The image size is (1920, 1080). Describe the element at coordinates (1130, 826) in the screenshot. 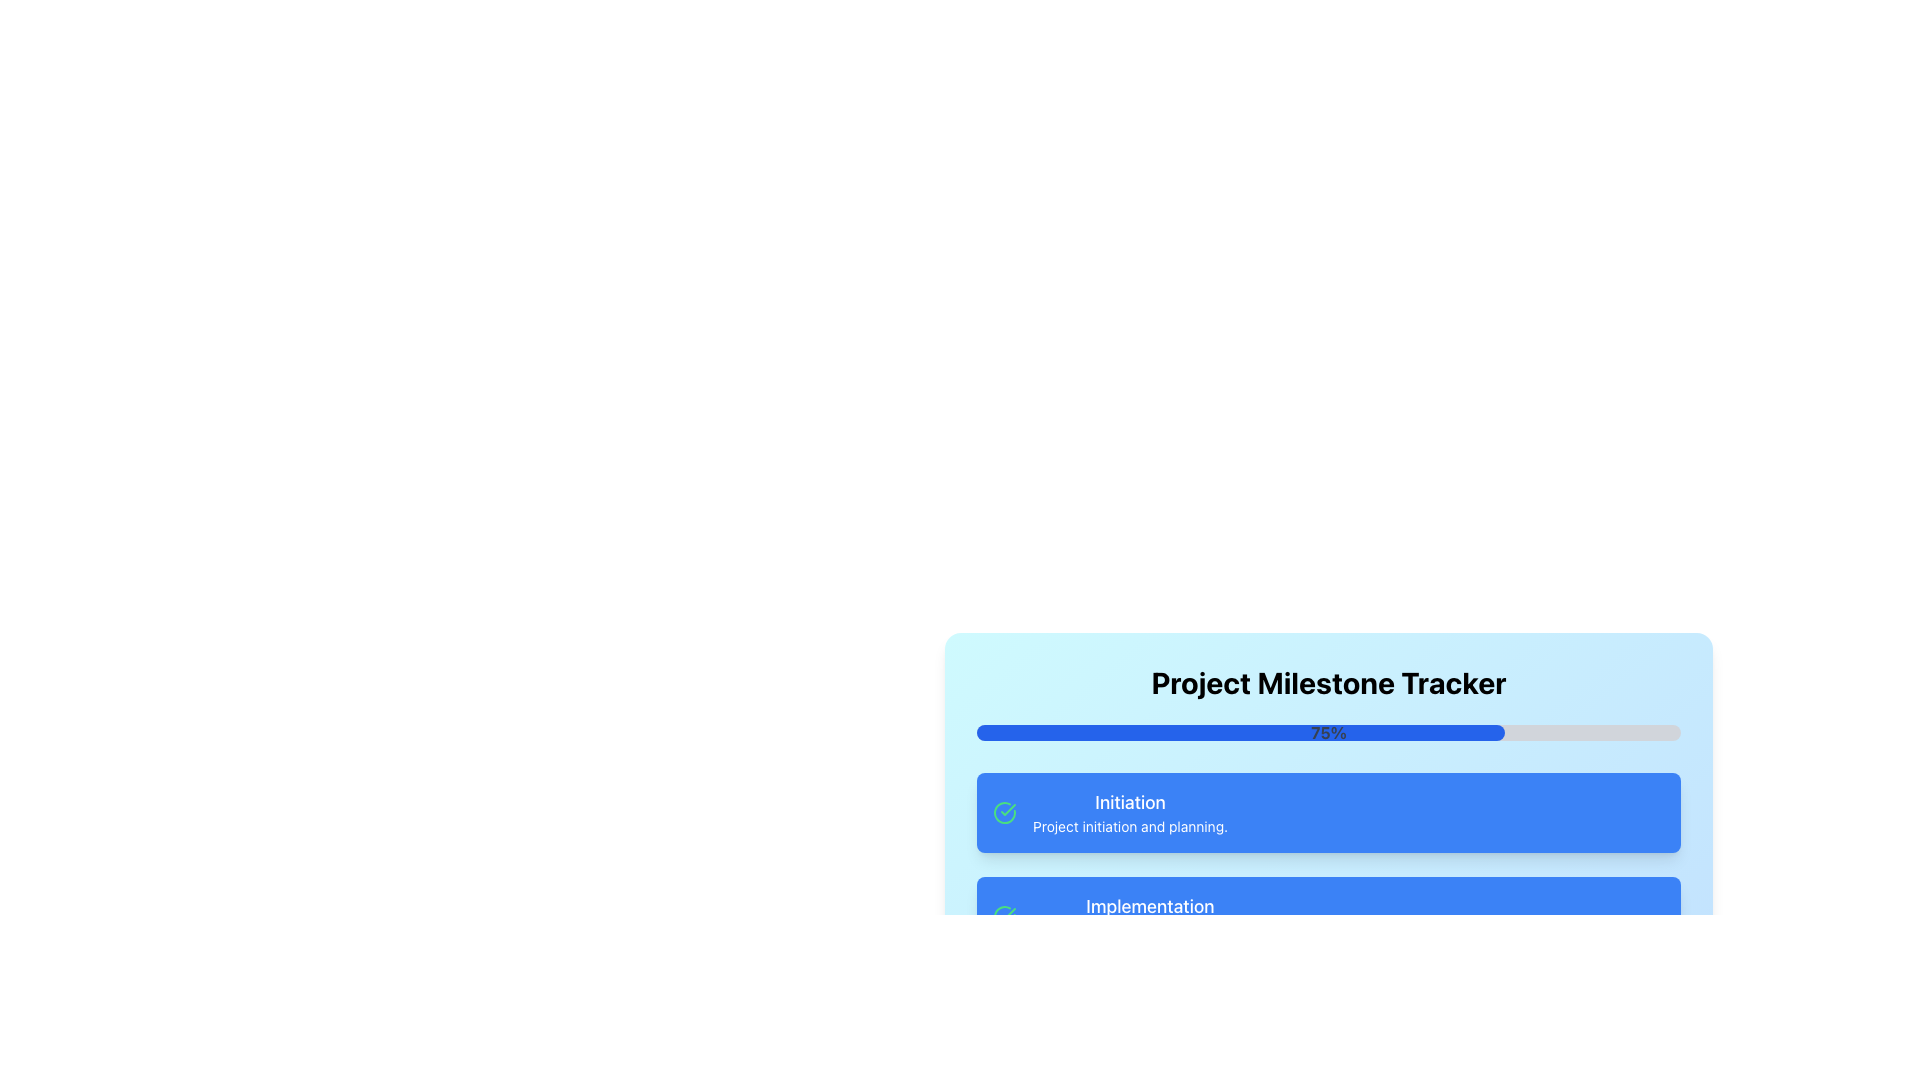

I see `the descriptive subtitle for the 'Initiation' section, which is located directly beneath the text 'Initiation' within the blue rectangular section labeled 'Initiation'` at that location.